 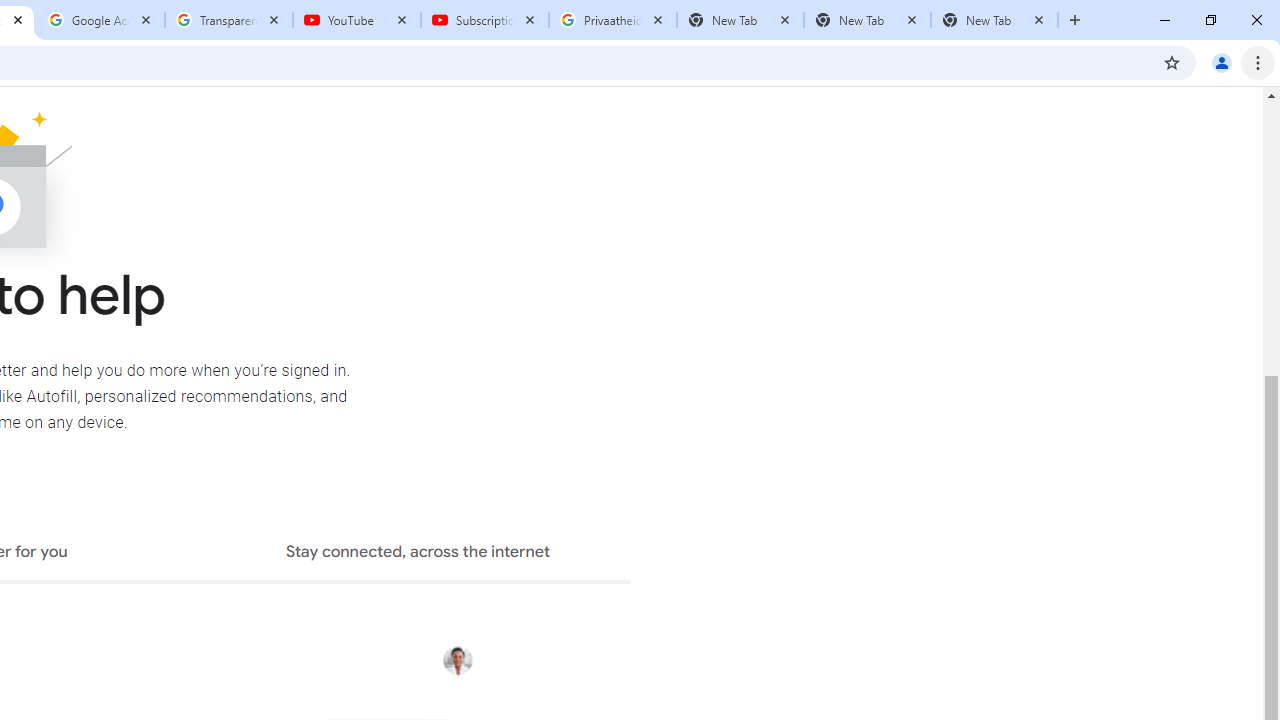 I want to click on 'YouTube', so click(x=357, y=20).